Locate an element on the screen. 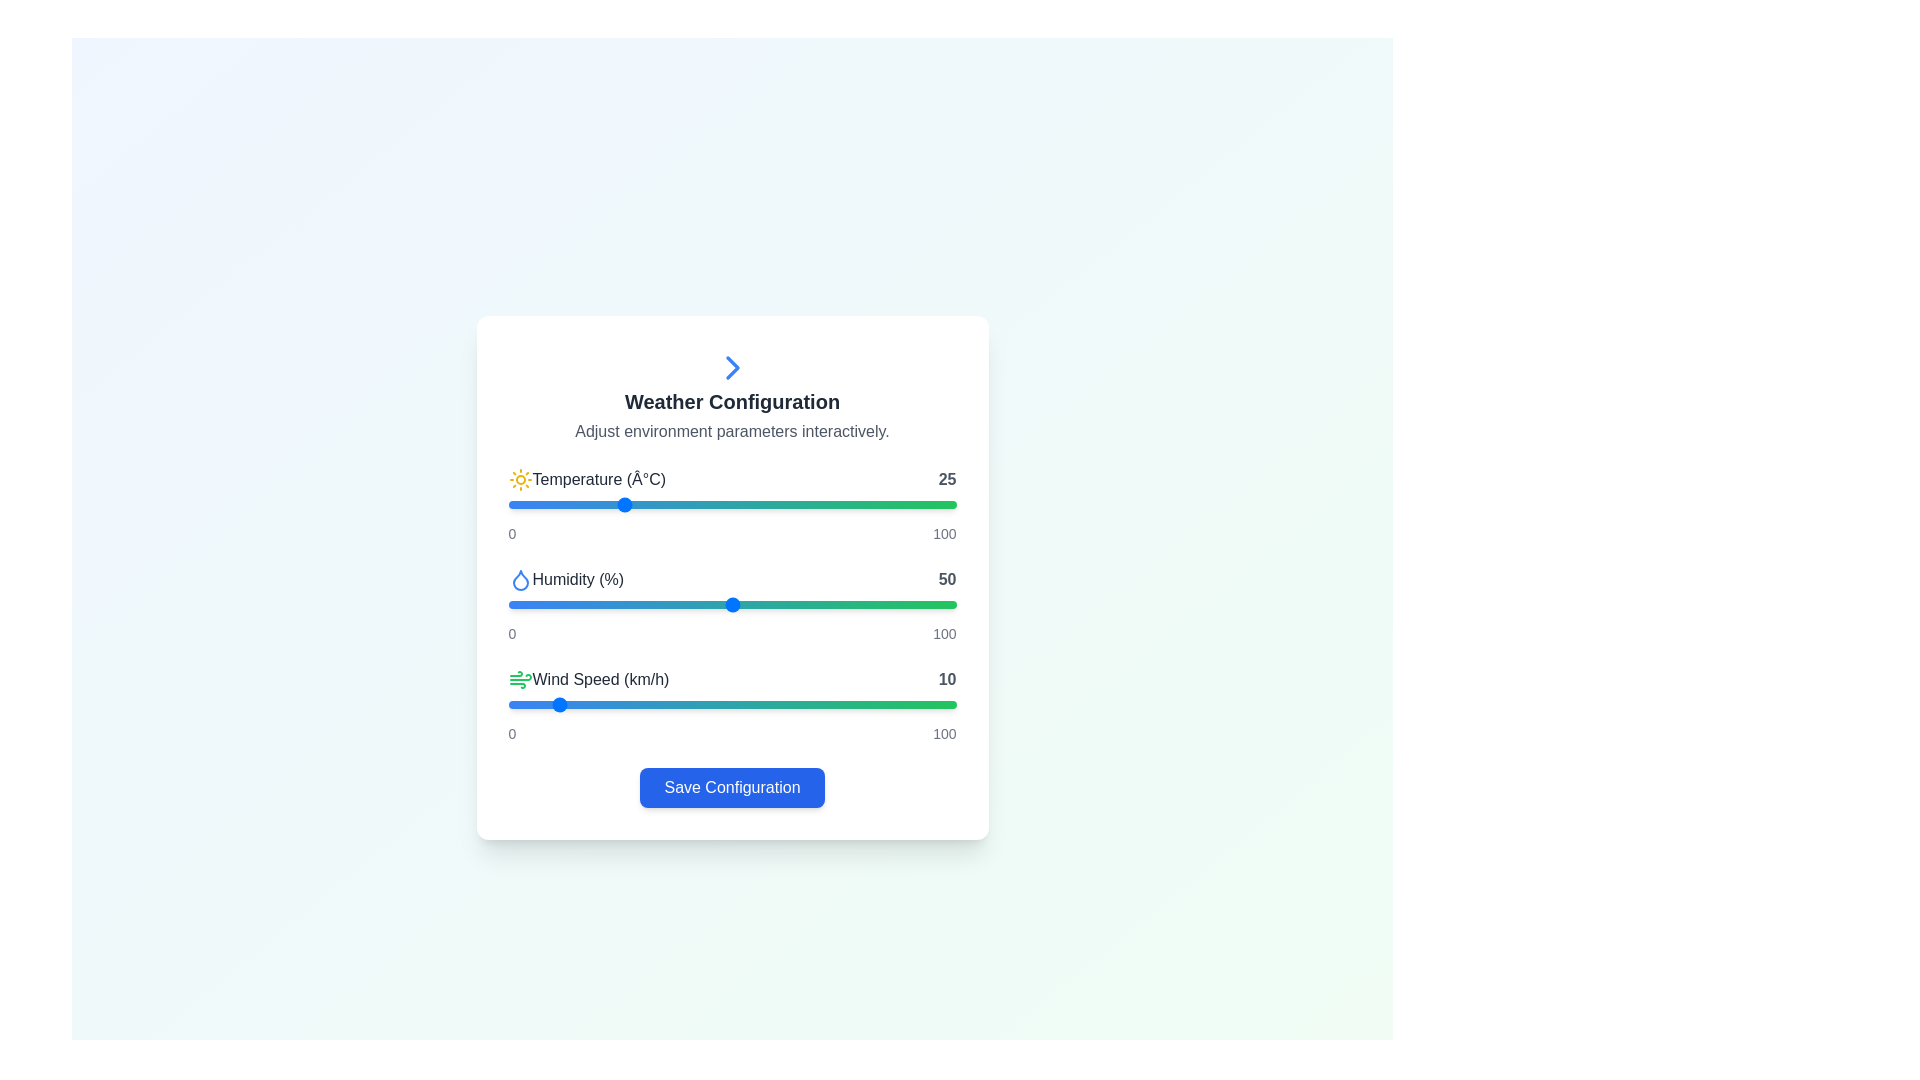 The height and width of the screenshot is (1080, 1920). slider value is located at coordinates (579, 504).